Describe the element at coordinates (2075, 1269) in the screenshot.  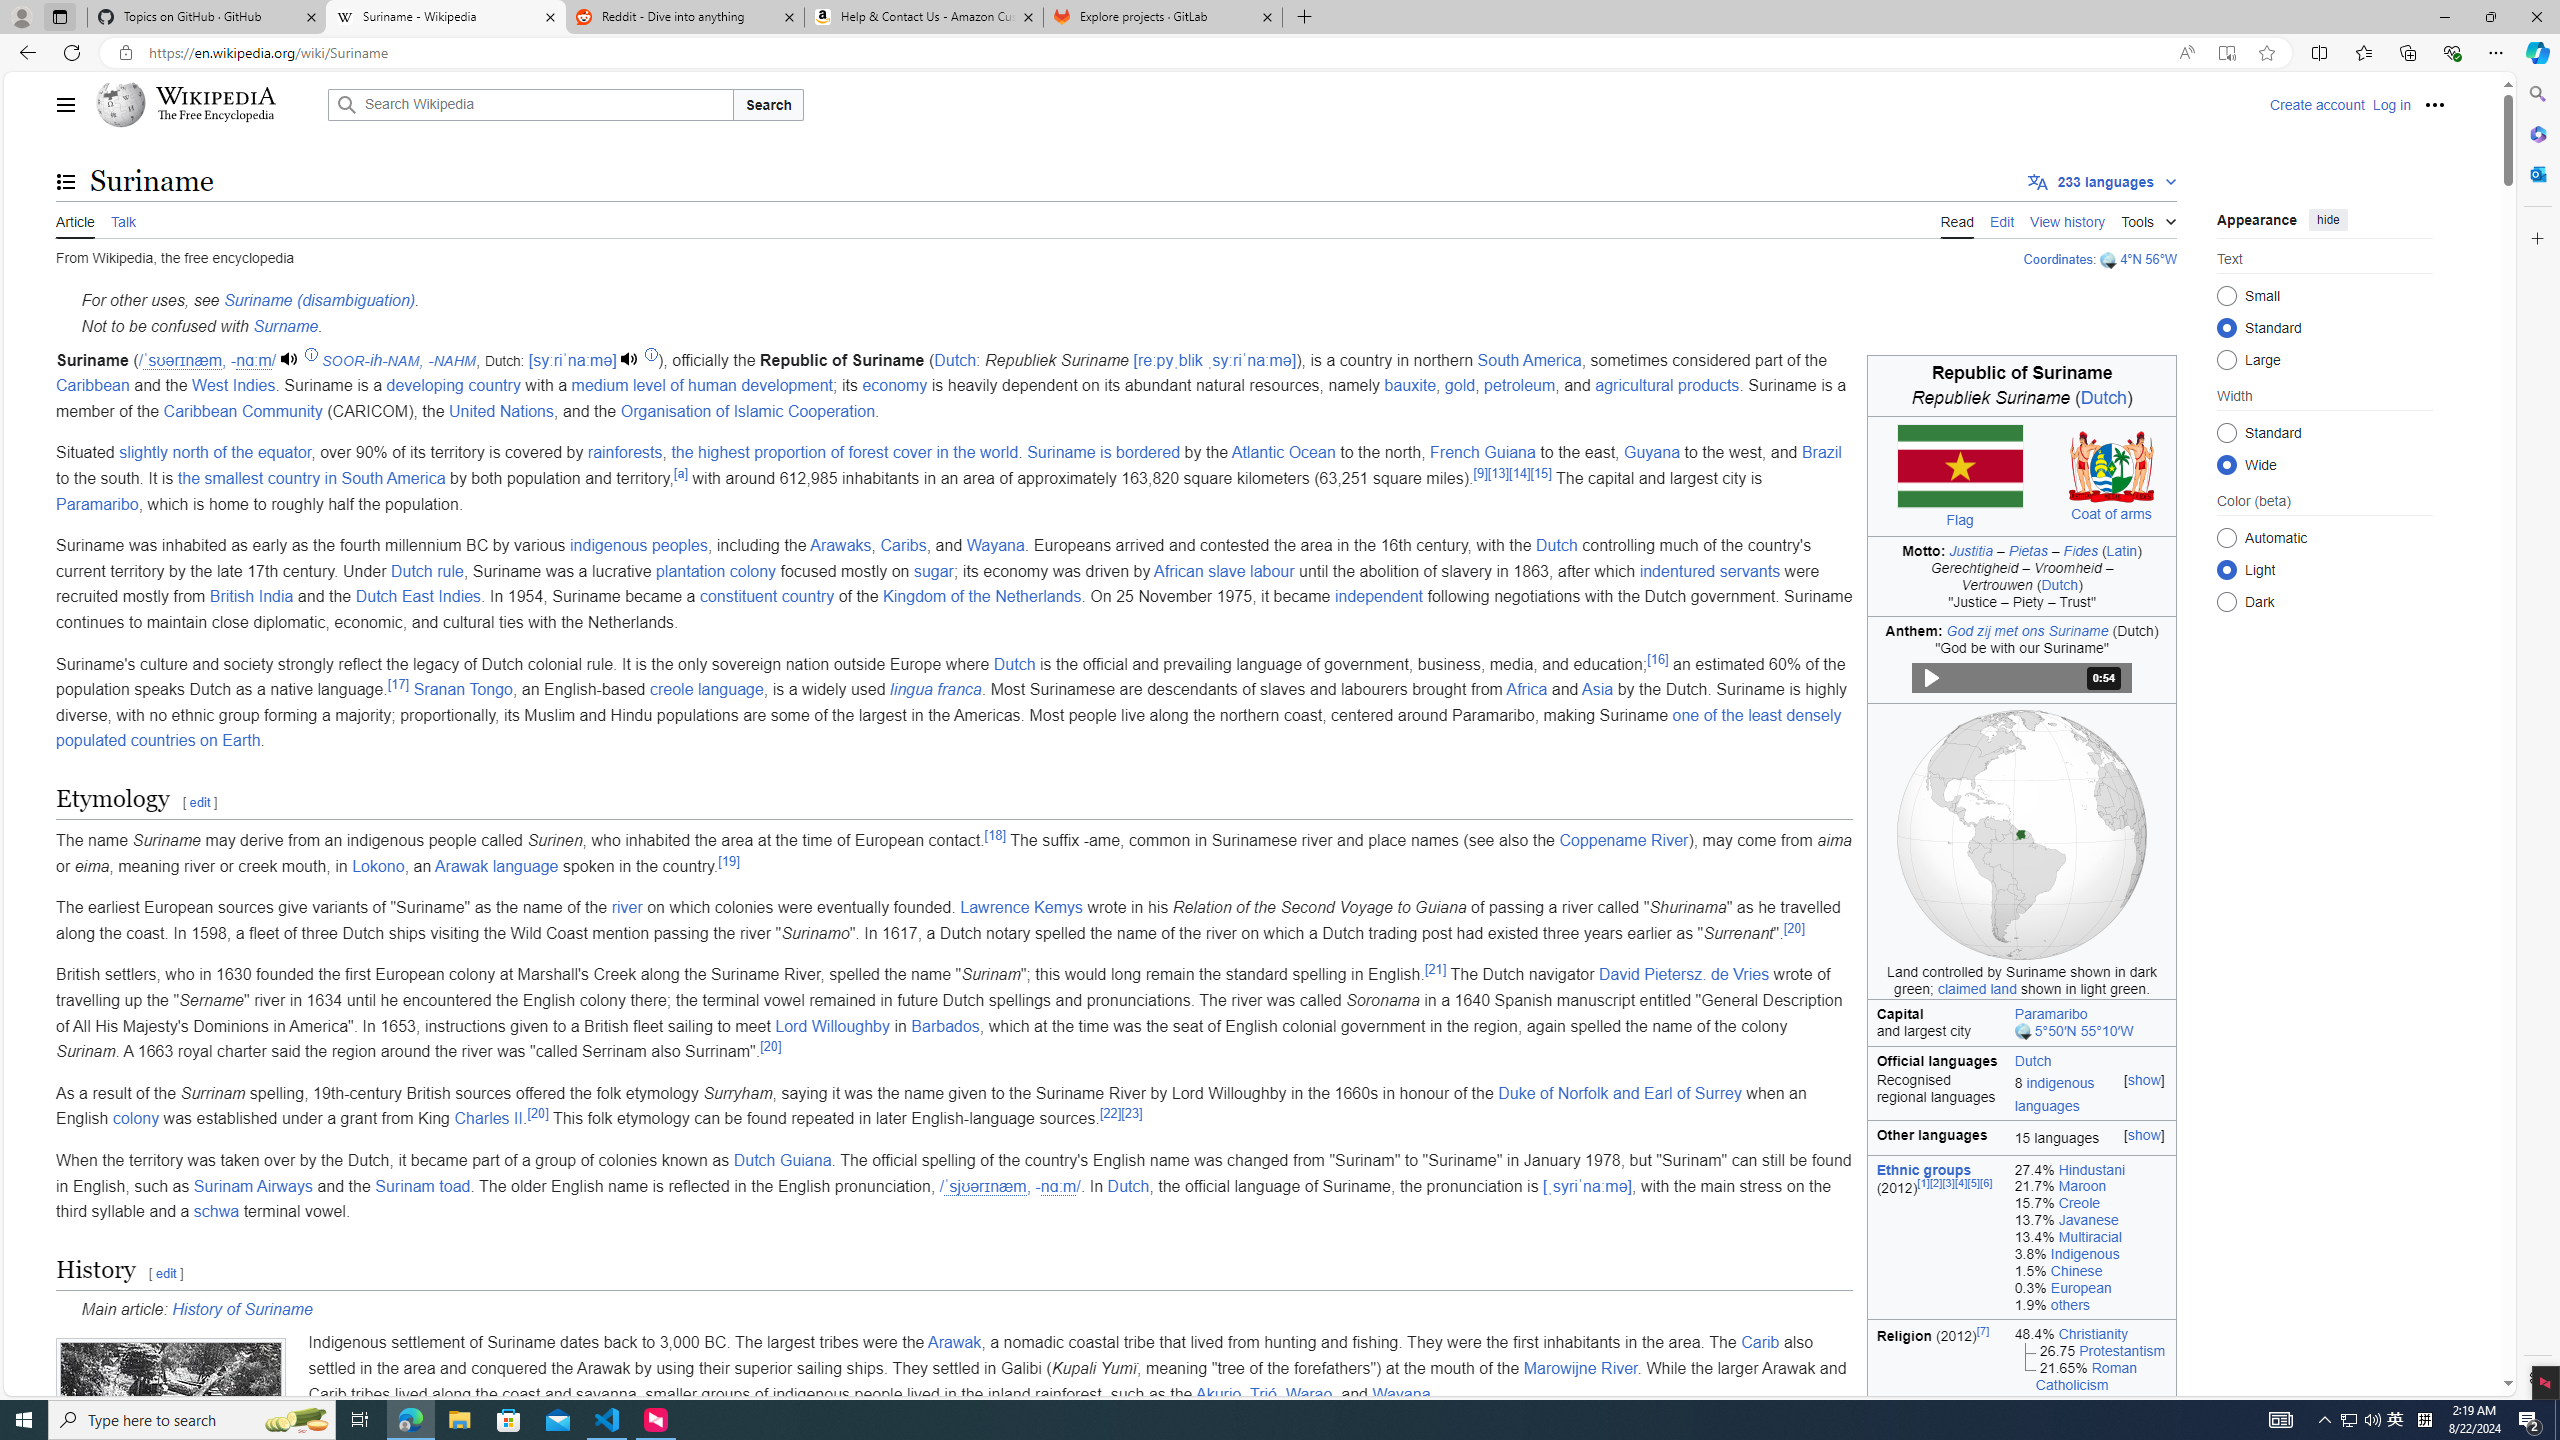
I see `'Chinese'` at that location.